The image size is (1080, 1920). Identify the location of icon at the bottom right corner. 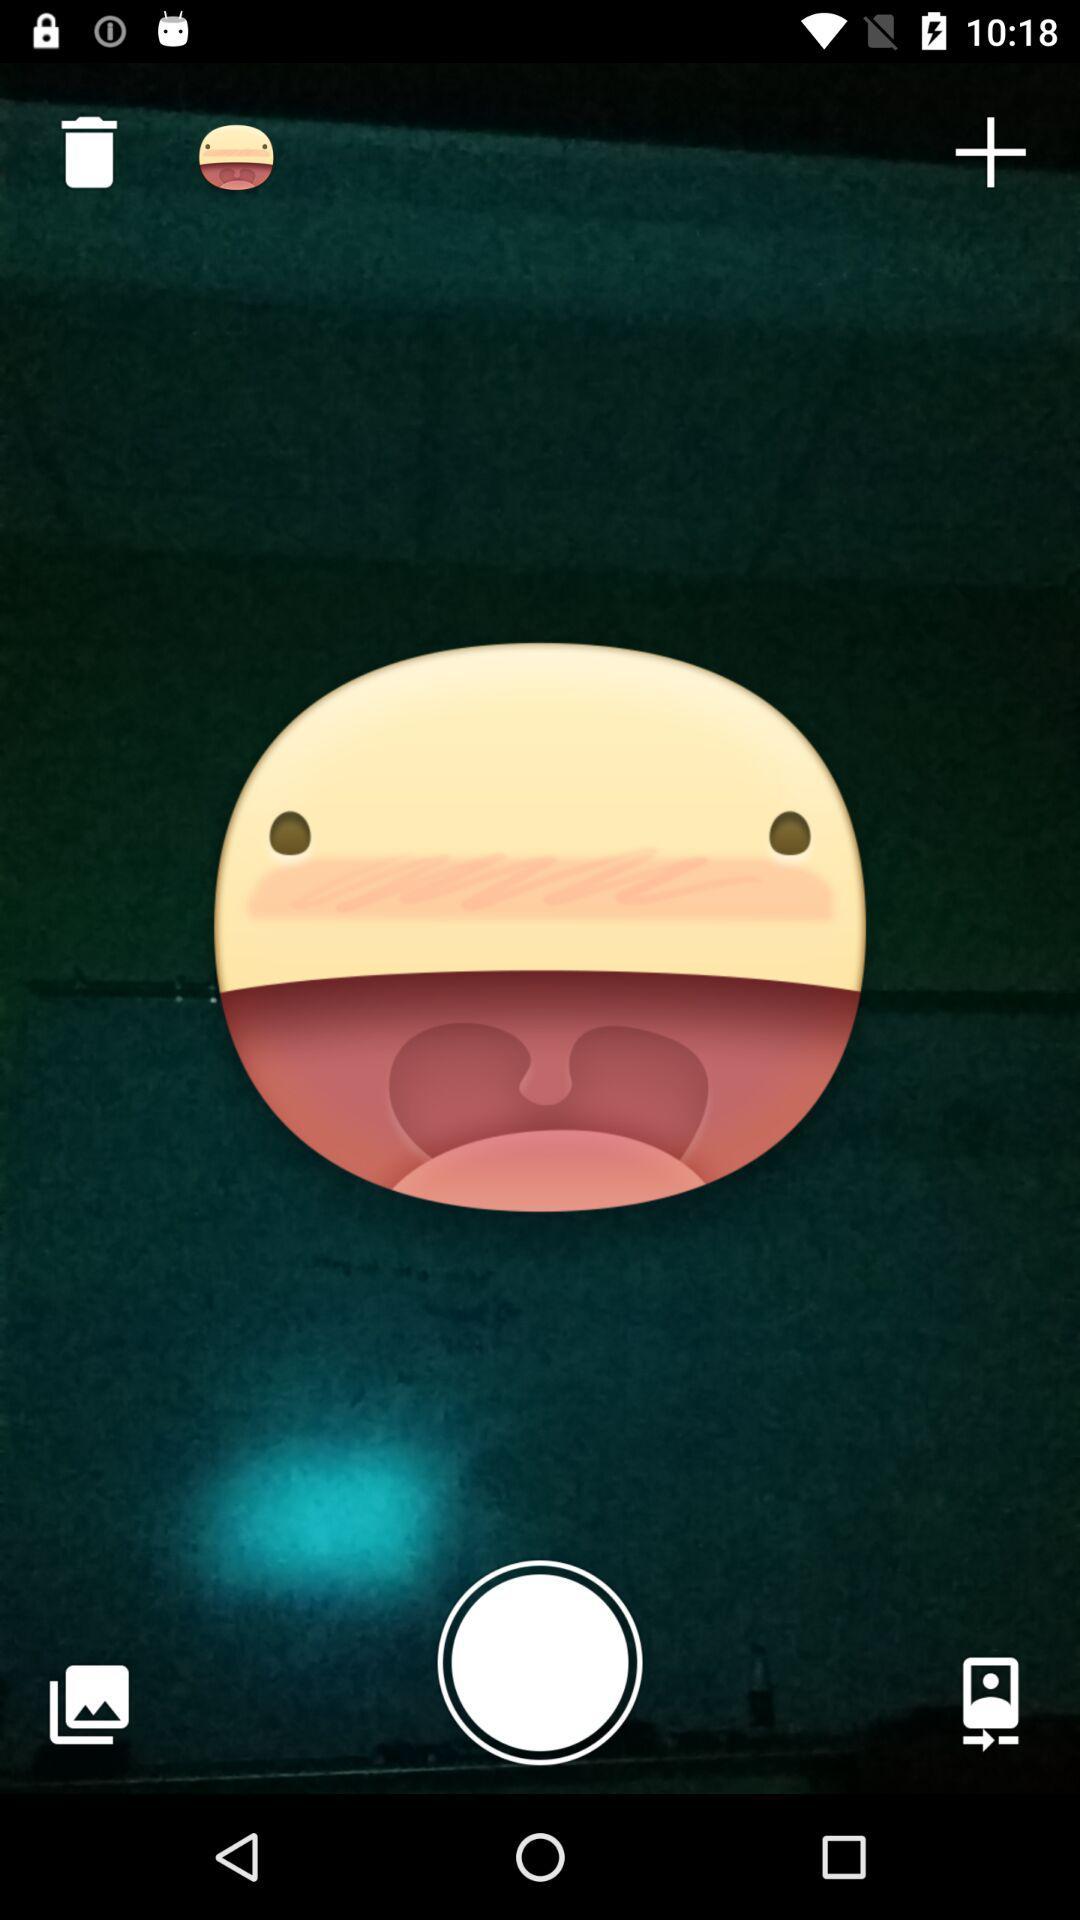
(990, 1703).